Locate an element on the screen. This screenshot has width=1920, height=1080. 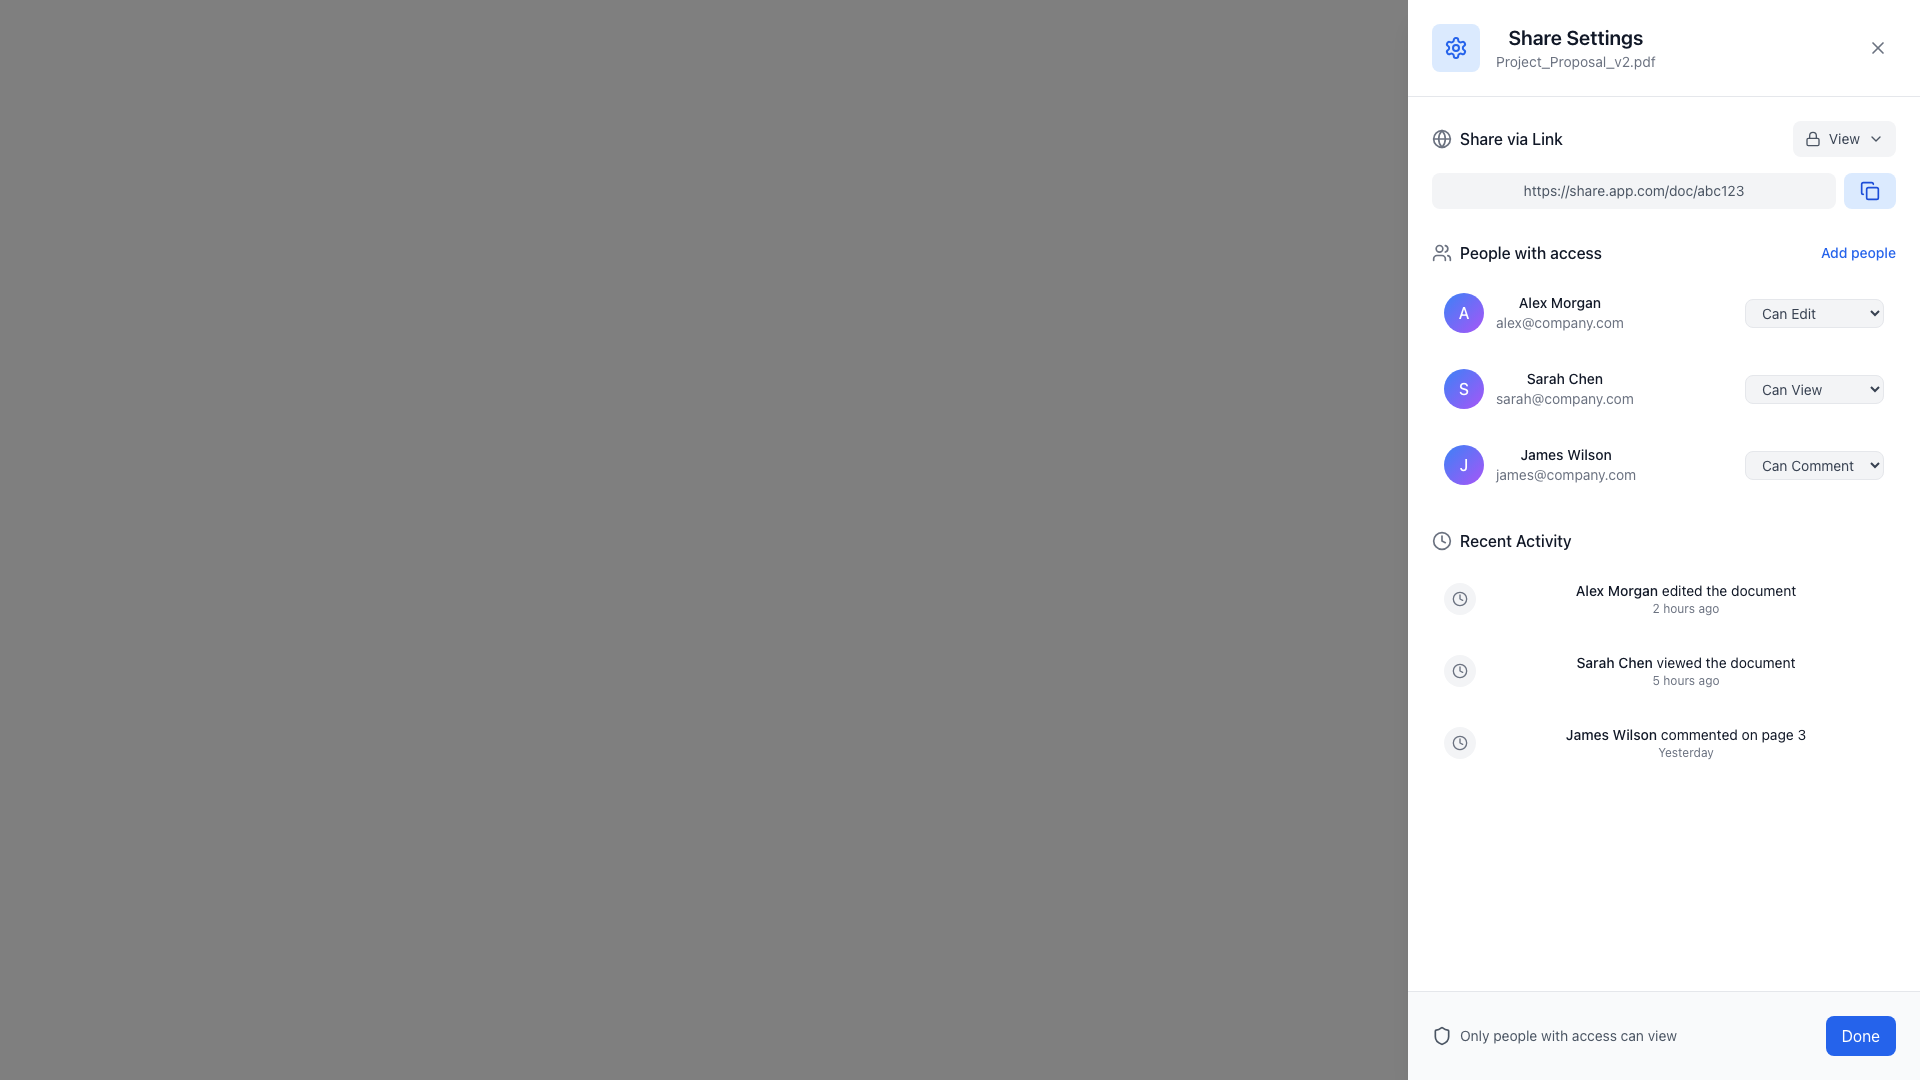
the third user information entry in the 'People with access' section is located at coordinates (1664, 465).